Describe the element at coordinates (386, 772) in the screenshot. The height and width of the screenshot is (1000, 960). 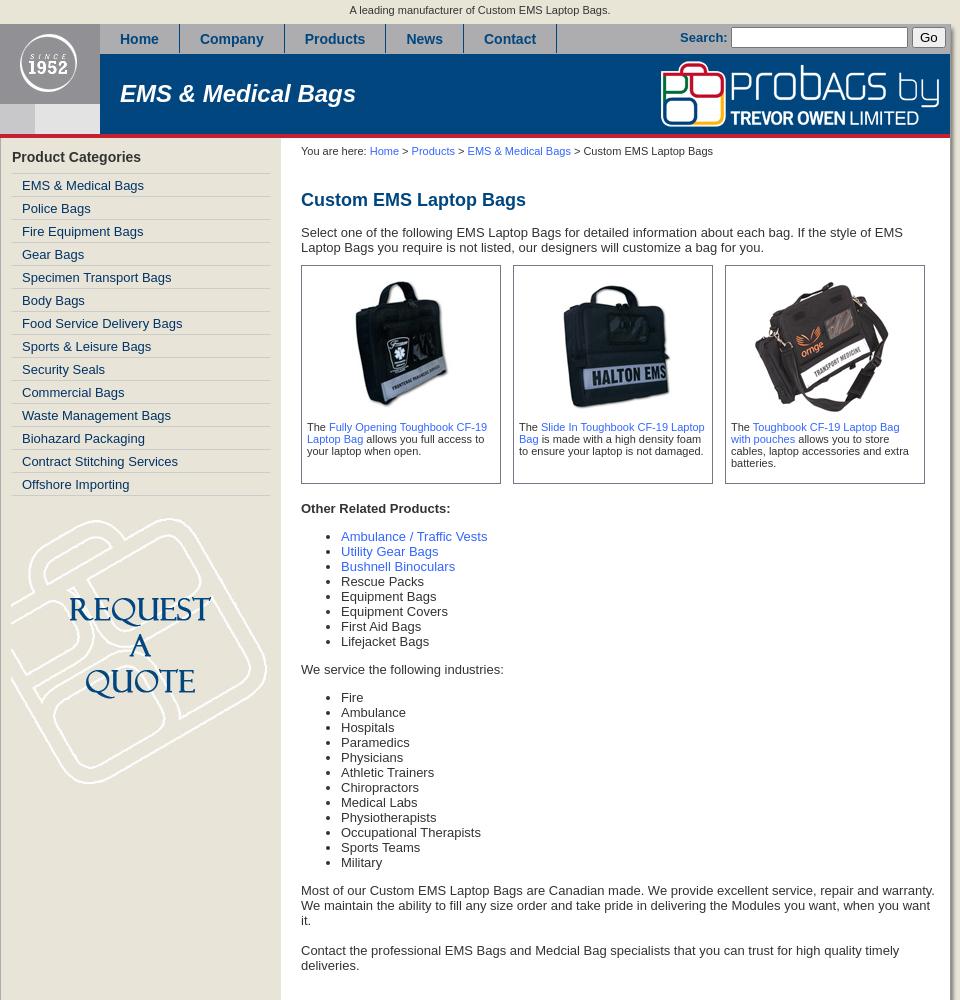
I see `'Athletic Trainers'` at that location.